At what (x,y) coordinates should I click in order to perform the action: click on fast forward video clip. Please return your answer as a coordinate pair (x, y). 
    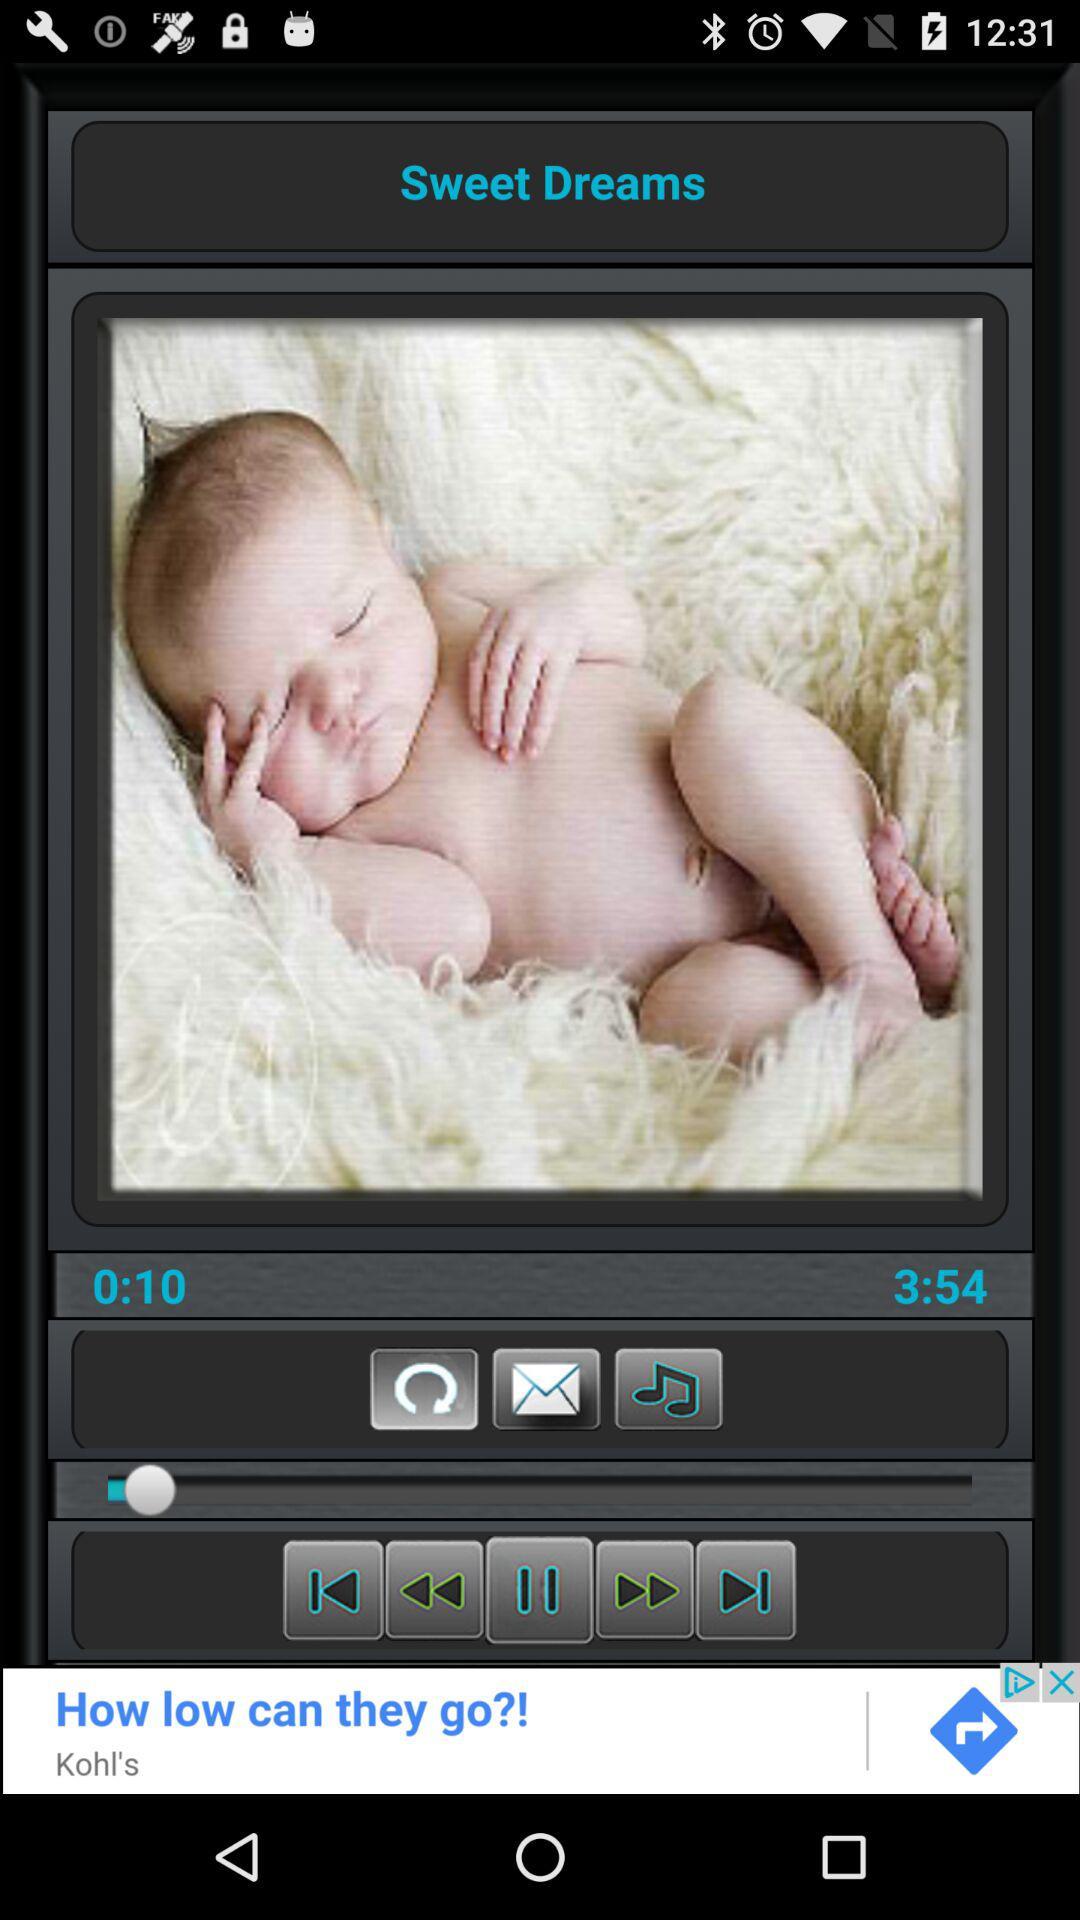
    Looking at the image, I should click on (745, 1589).